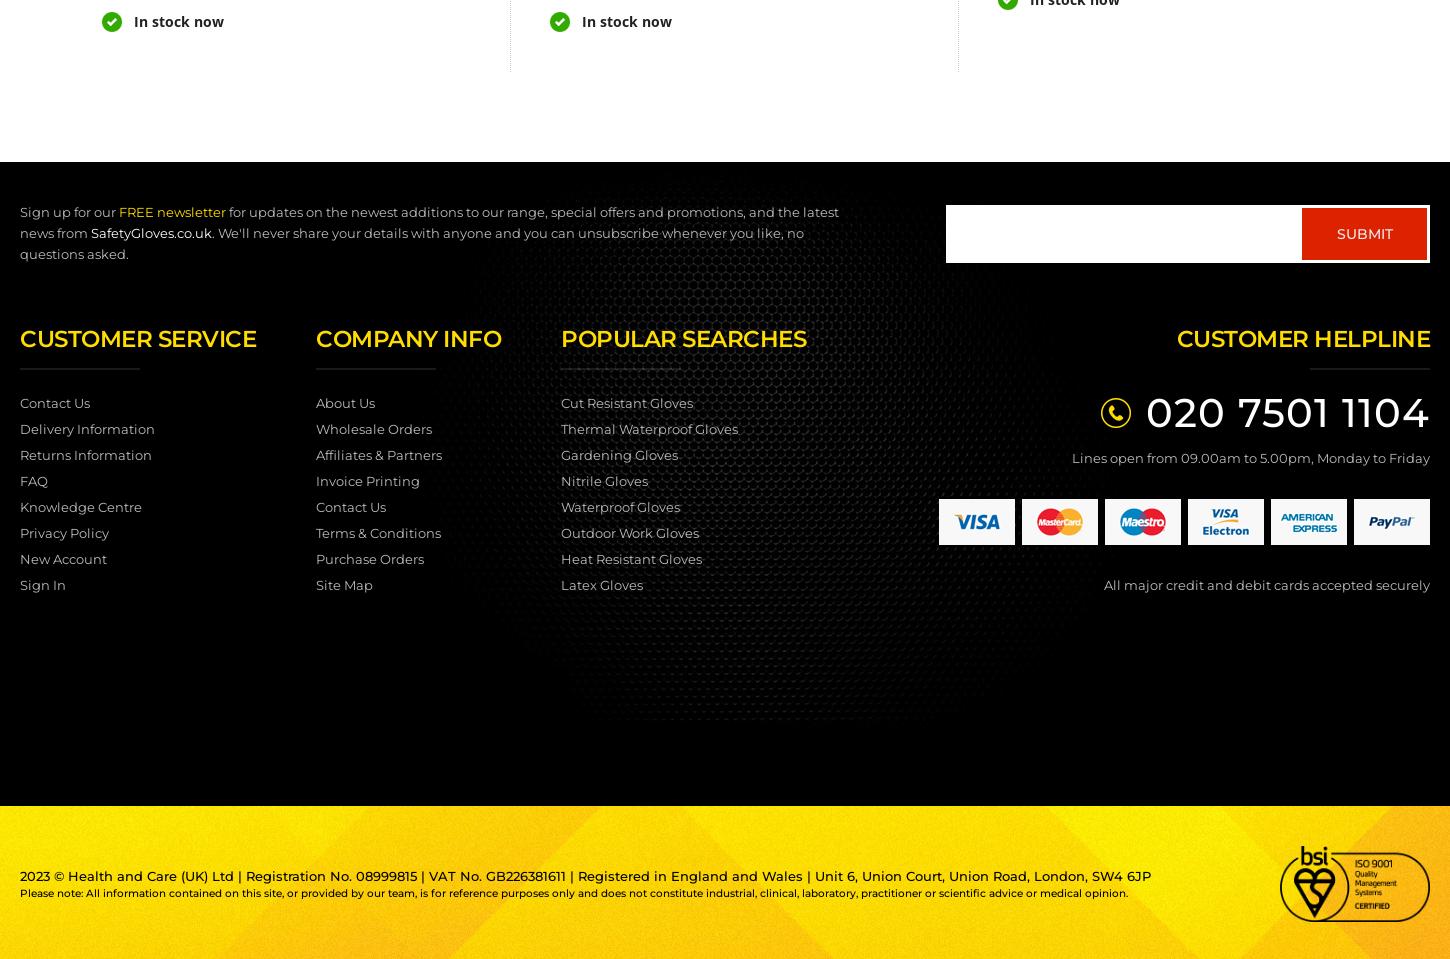 The height and width of the screenshot is (959, 1450). What do you see at coordinates (91, 233) in the screenshot?
I see `'SafetyGloves.co.uk'` at bounding box center [91, 233].